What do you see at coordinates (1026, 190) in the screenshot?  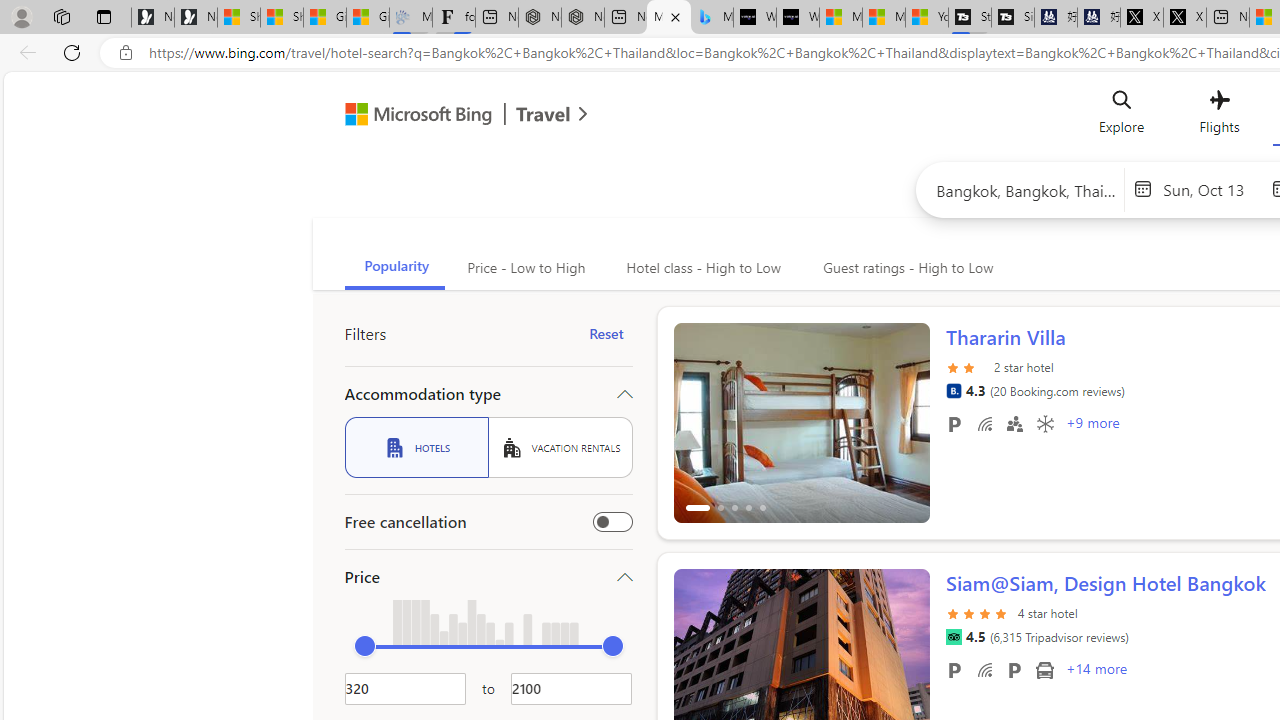 I see `'Search hotels or place'` at bounding box center [1026, 190].